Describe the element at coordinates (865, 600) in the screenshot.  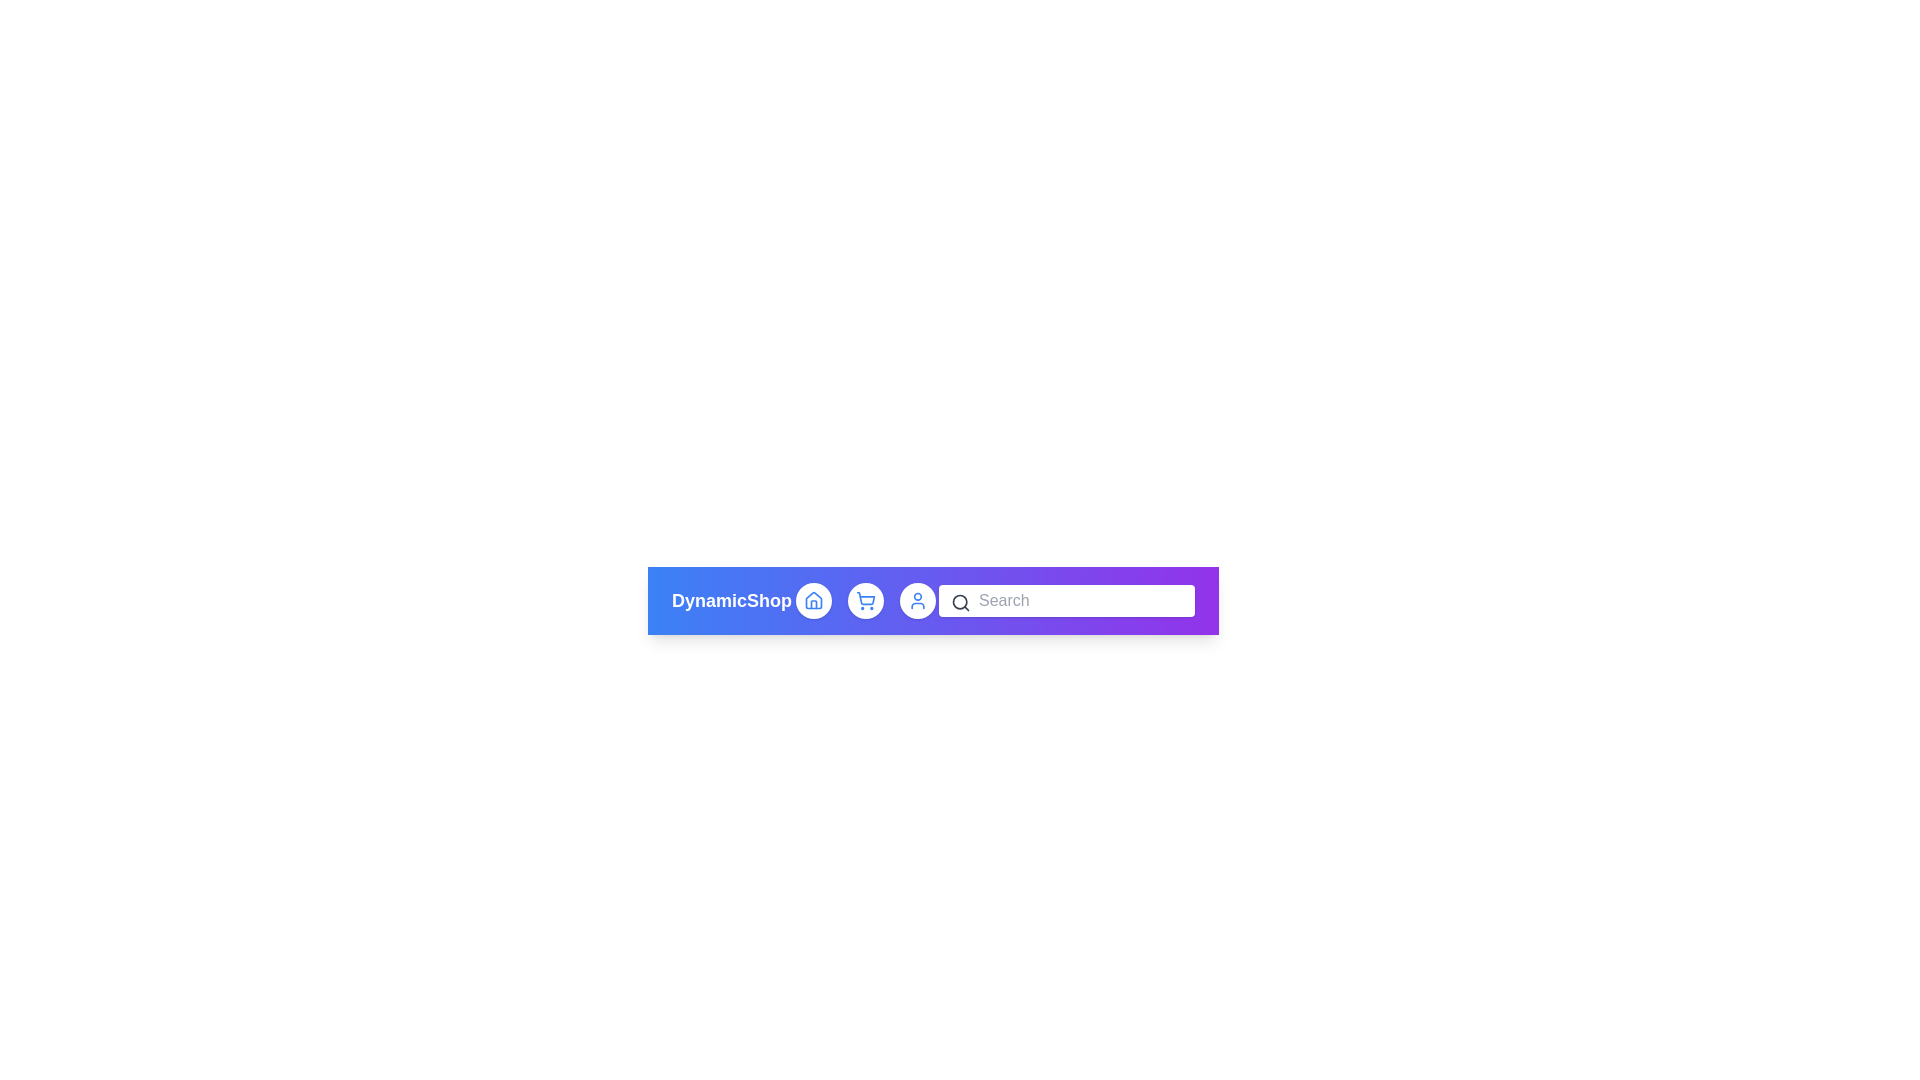
I see `the shopping cart button to view the cart` at that location.